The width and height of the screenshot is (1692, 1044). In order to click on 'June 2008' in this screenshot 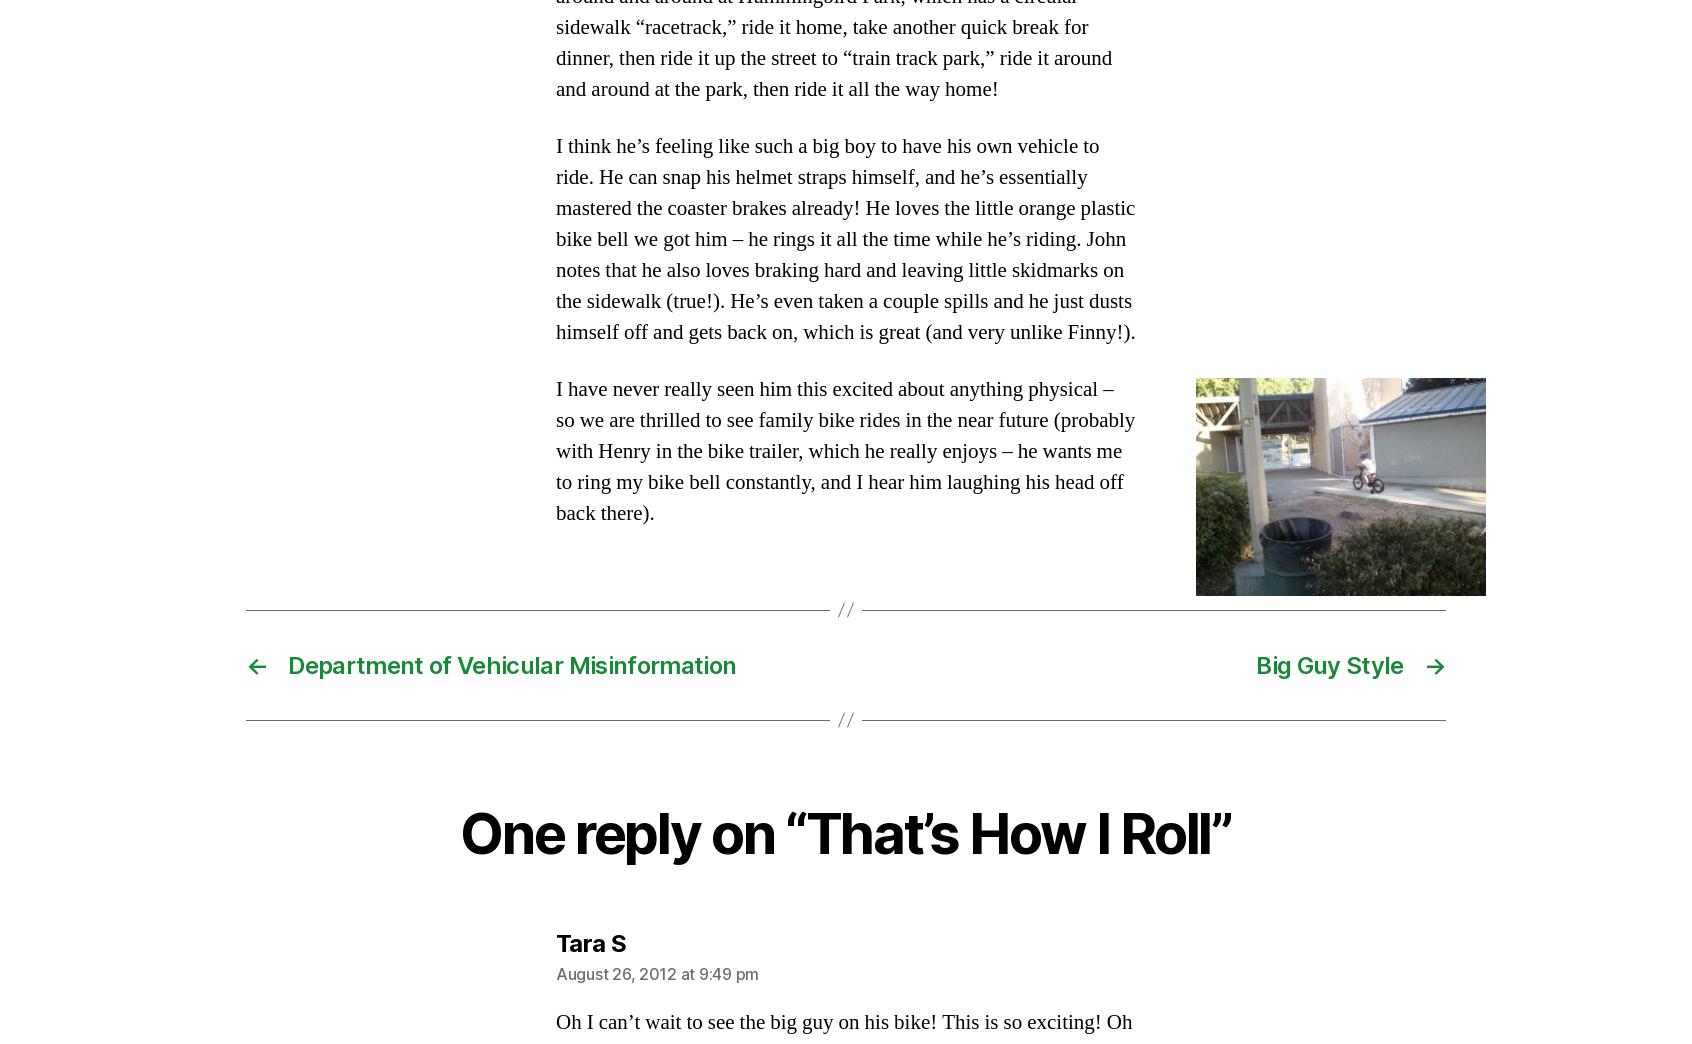, I will do `click(246, 732)`.